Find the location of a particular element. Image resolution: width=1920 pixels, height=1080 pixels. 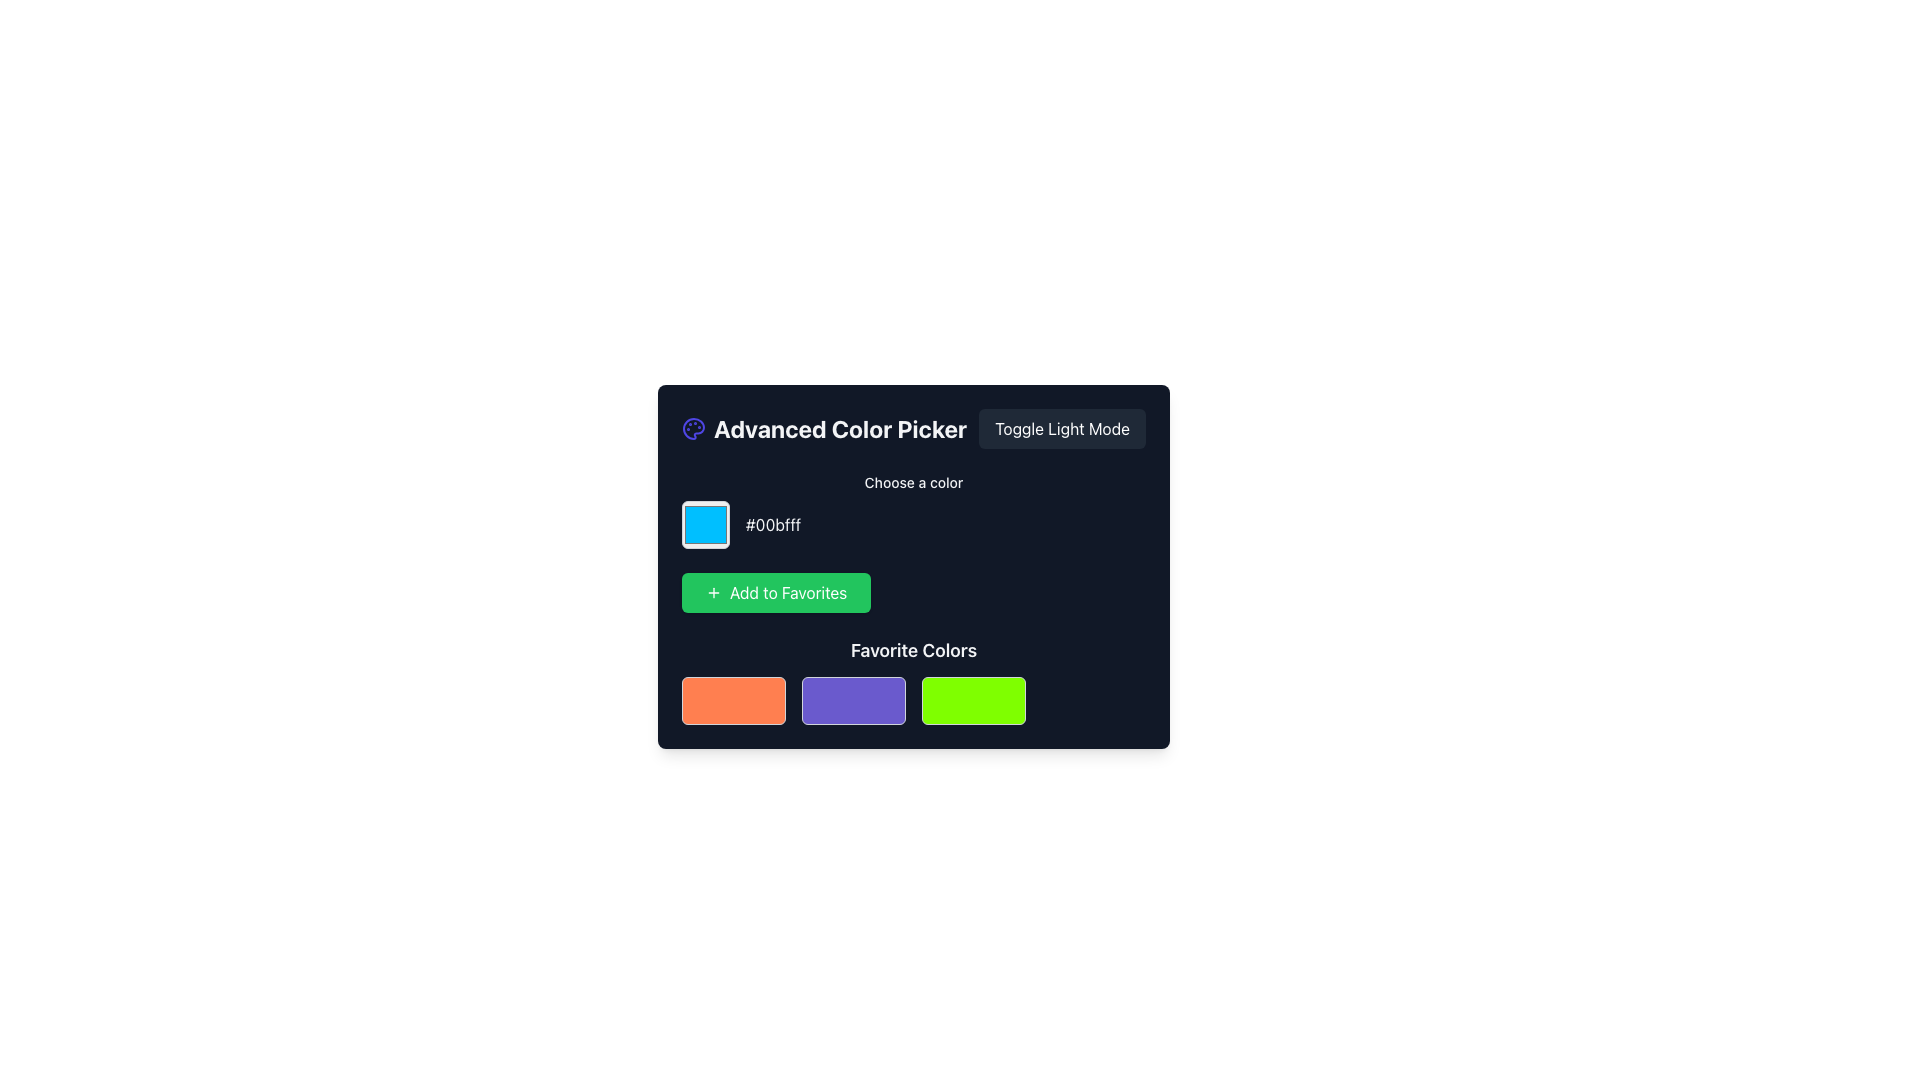

a color from the Color Picker input located in the 'Advanced Color Picker' section, which shows a preview of the color '#00bfff' is located at coordinates (912, 509).